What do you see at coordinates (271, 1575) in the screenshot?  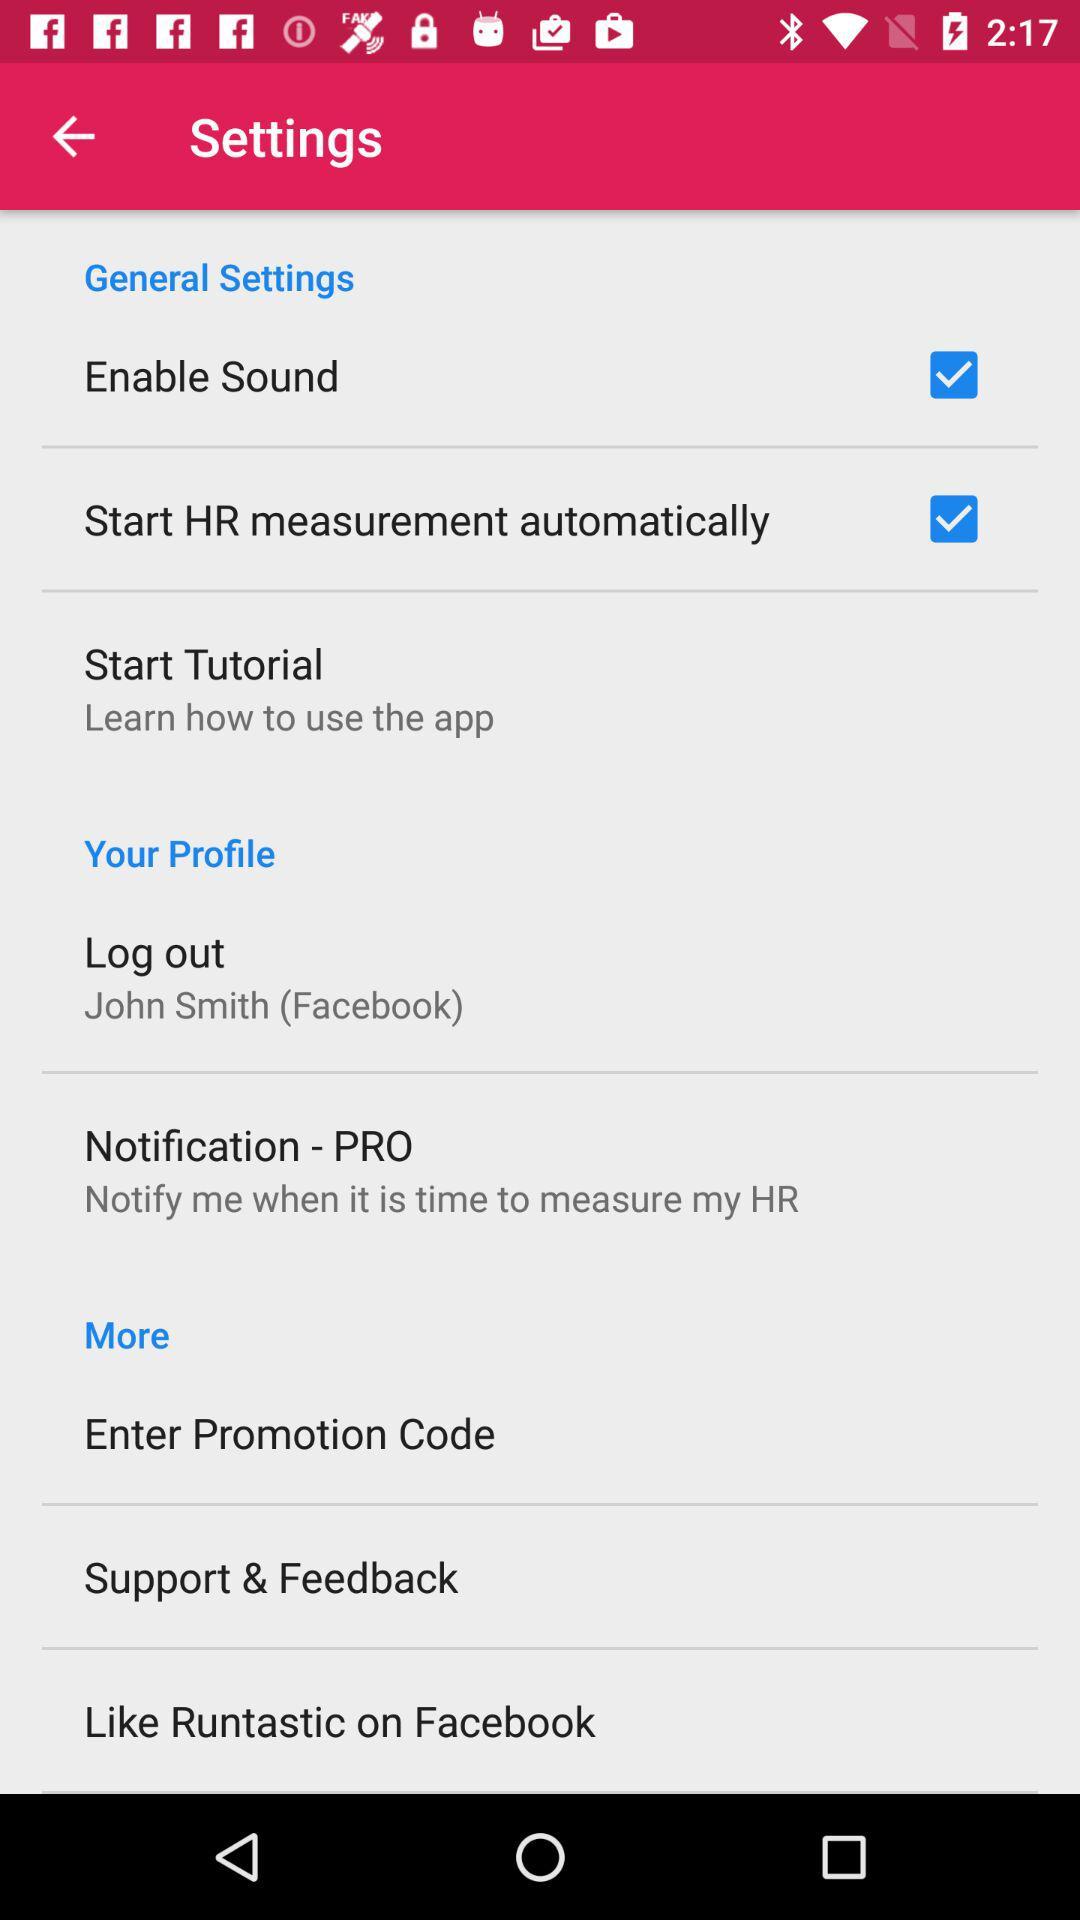 I see `the icon below enter promotion code icon` at bounding box center [271, 1575].